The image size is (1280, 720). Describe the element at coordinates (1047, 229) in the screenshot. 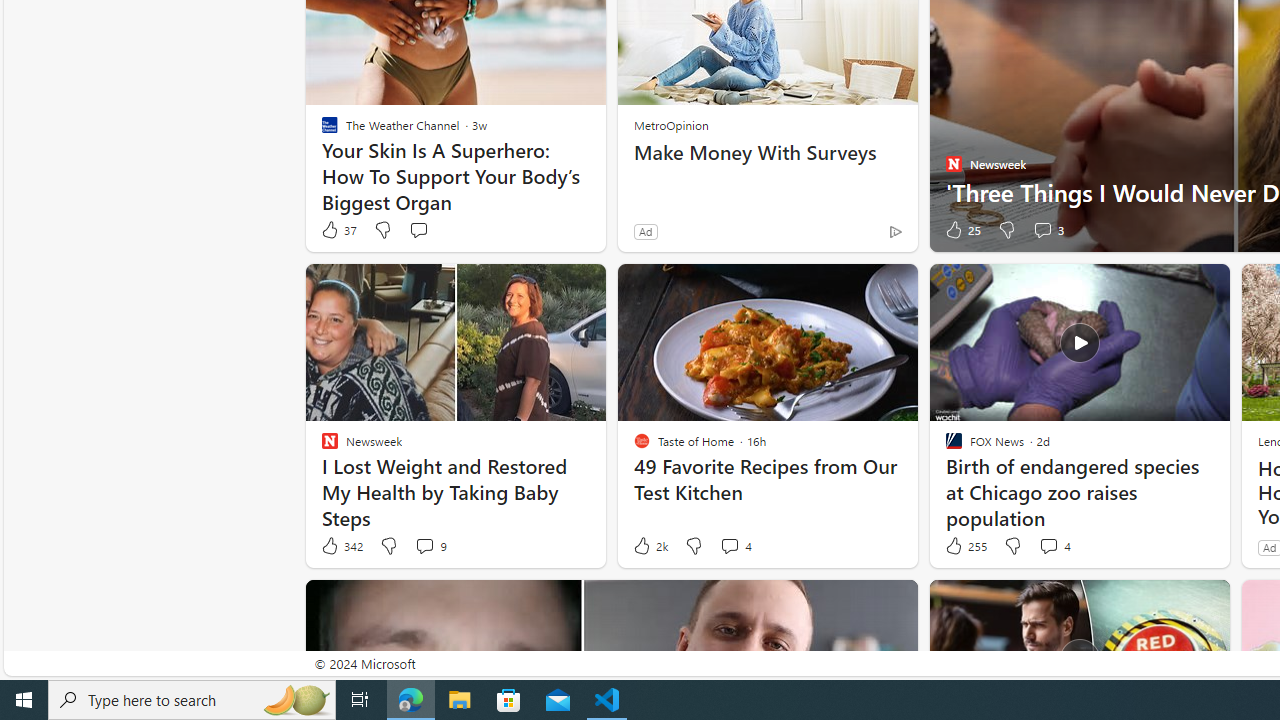

I see `'View comments 3 Comment'` at that location.